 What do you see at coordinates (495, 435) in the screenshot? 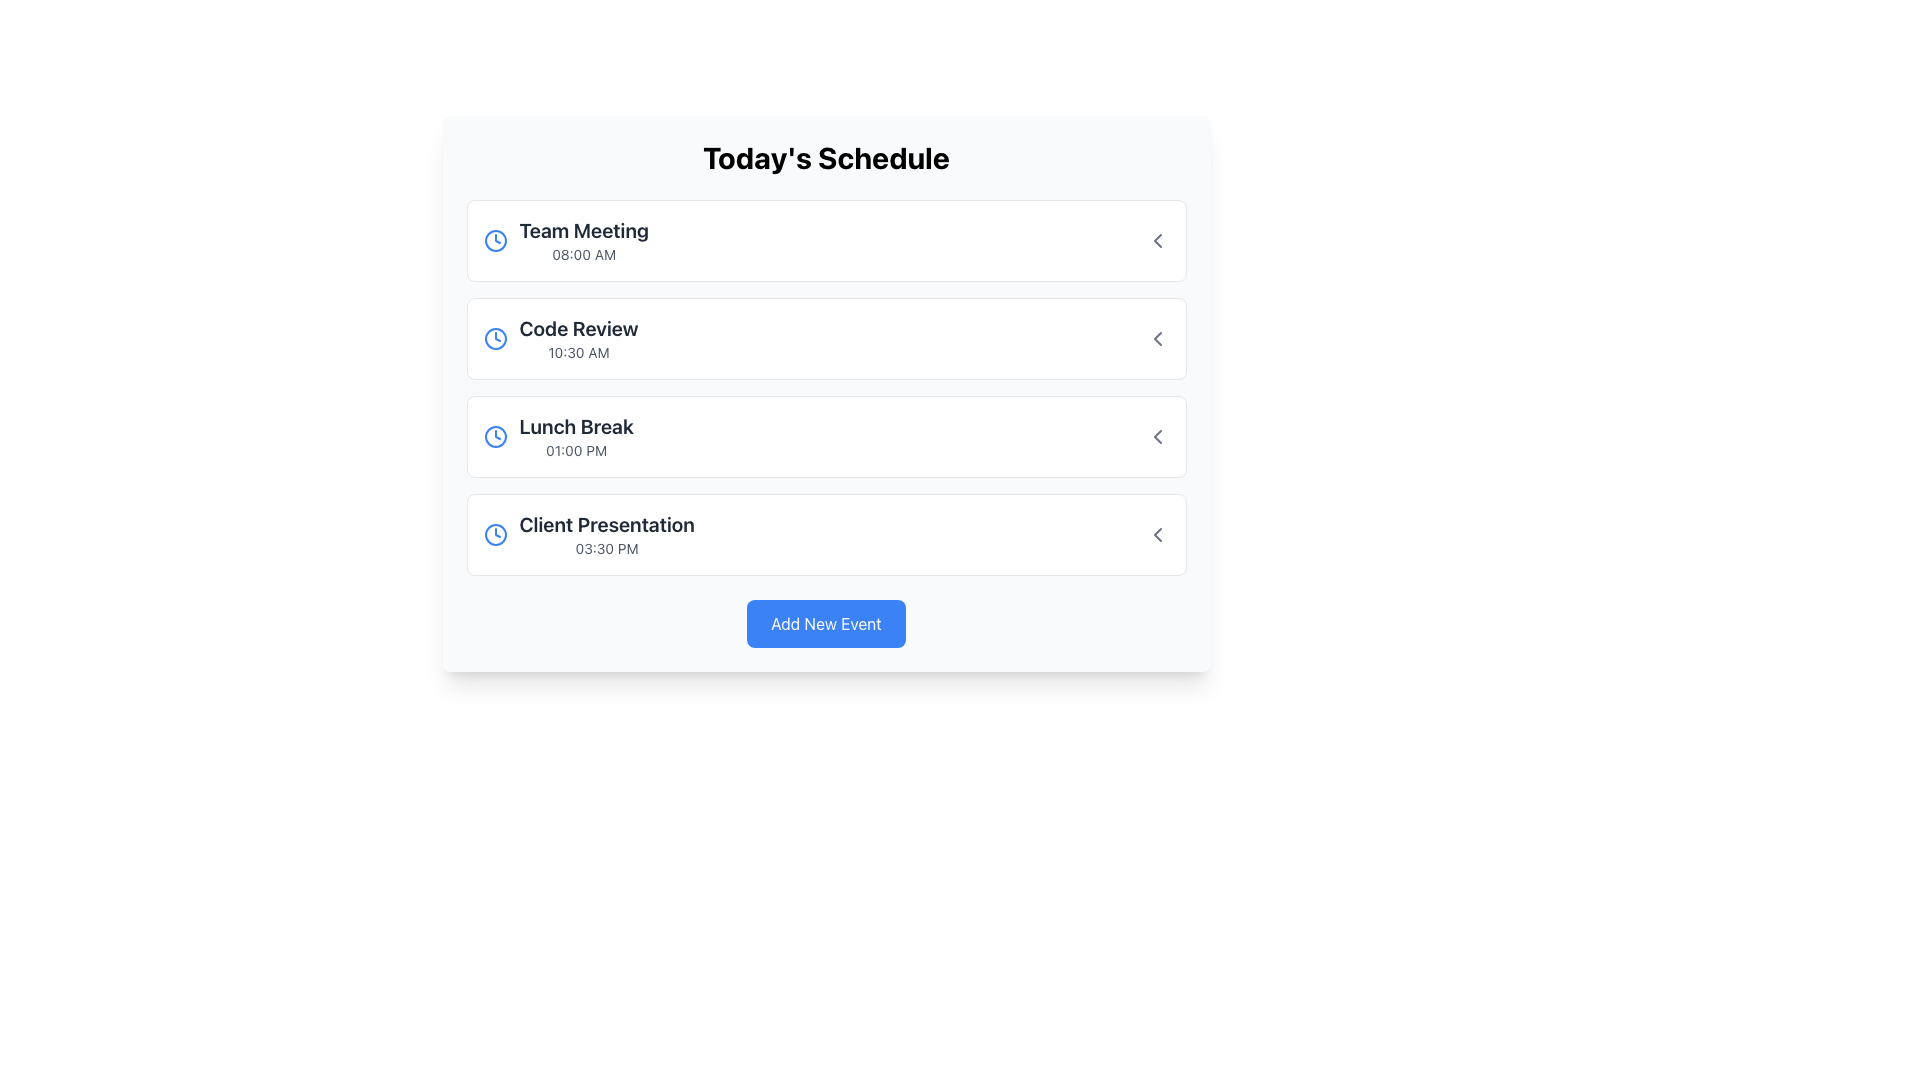
I see `the clock-shaped icon` at bounding box center [495, 435].